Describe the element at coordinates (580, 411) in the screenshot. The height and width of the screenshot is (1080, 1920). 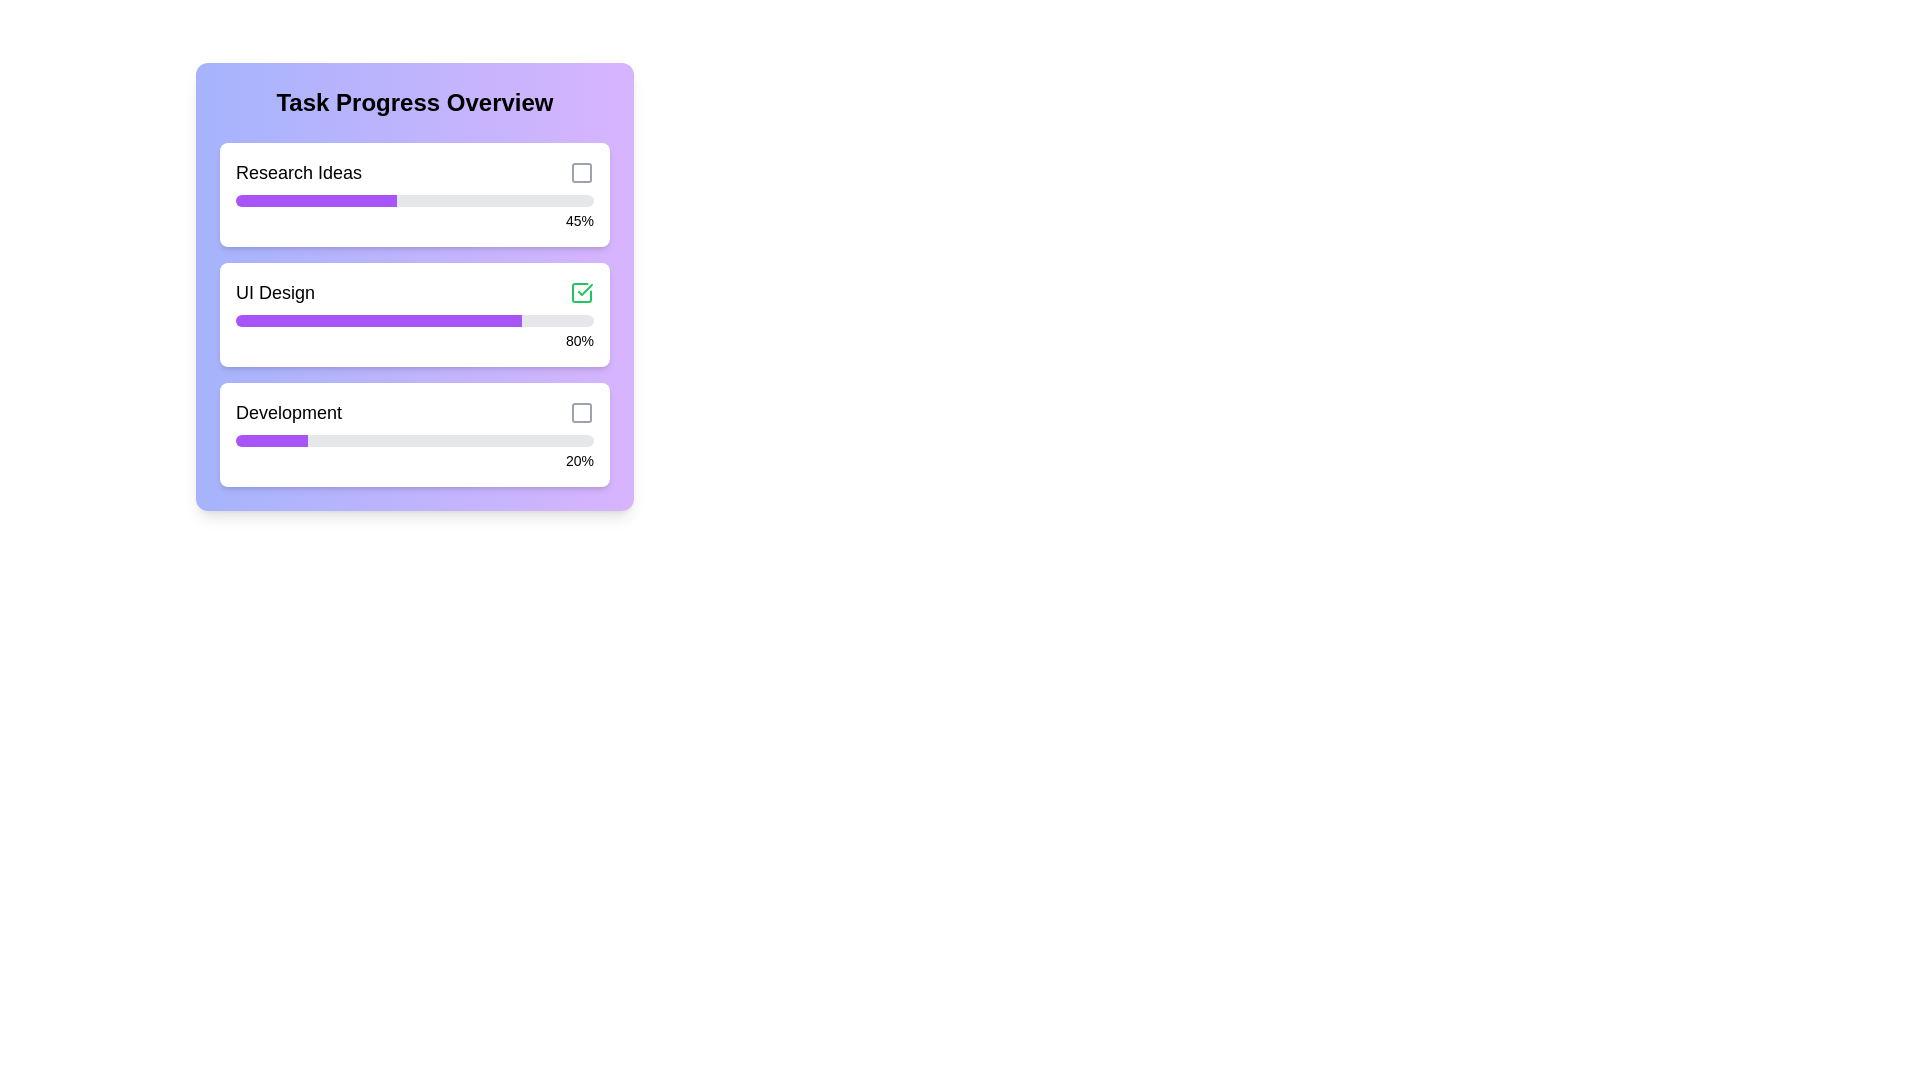
I see `the checkbox element for the 'Development' task` at that location.